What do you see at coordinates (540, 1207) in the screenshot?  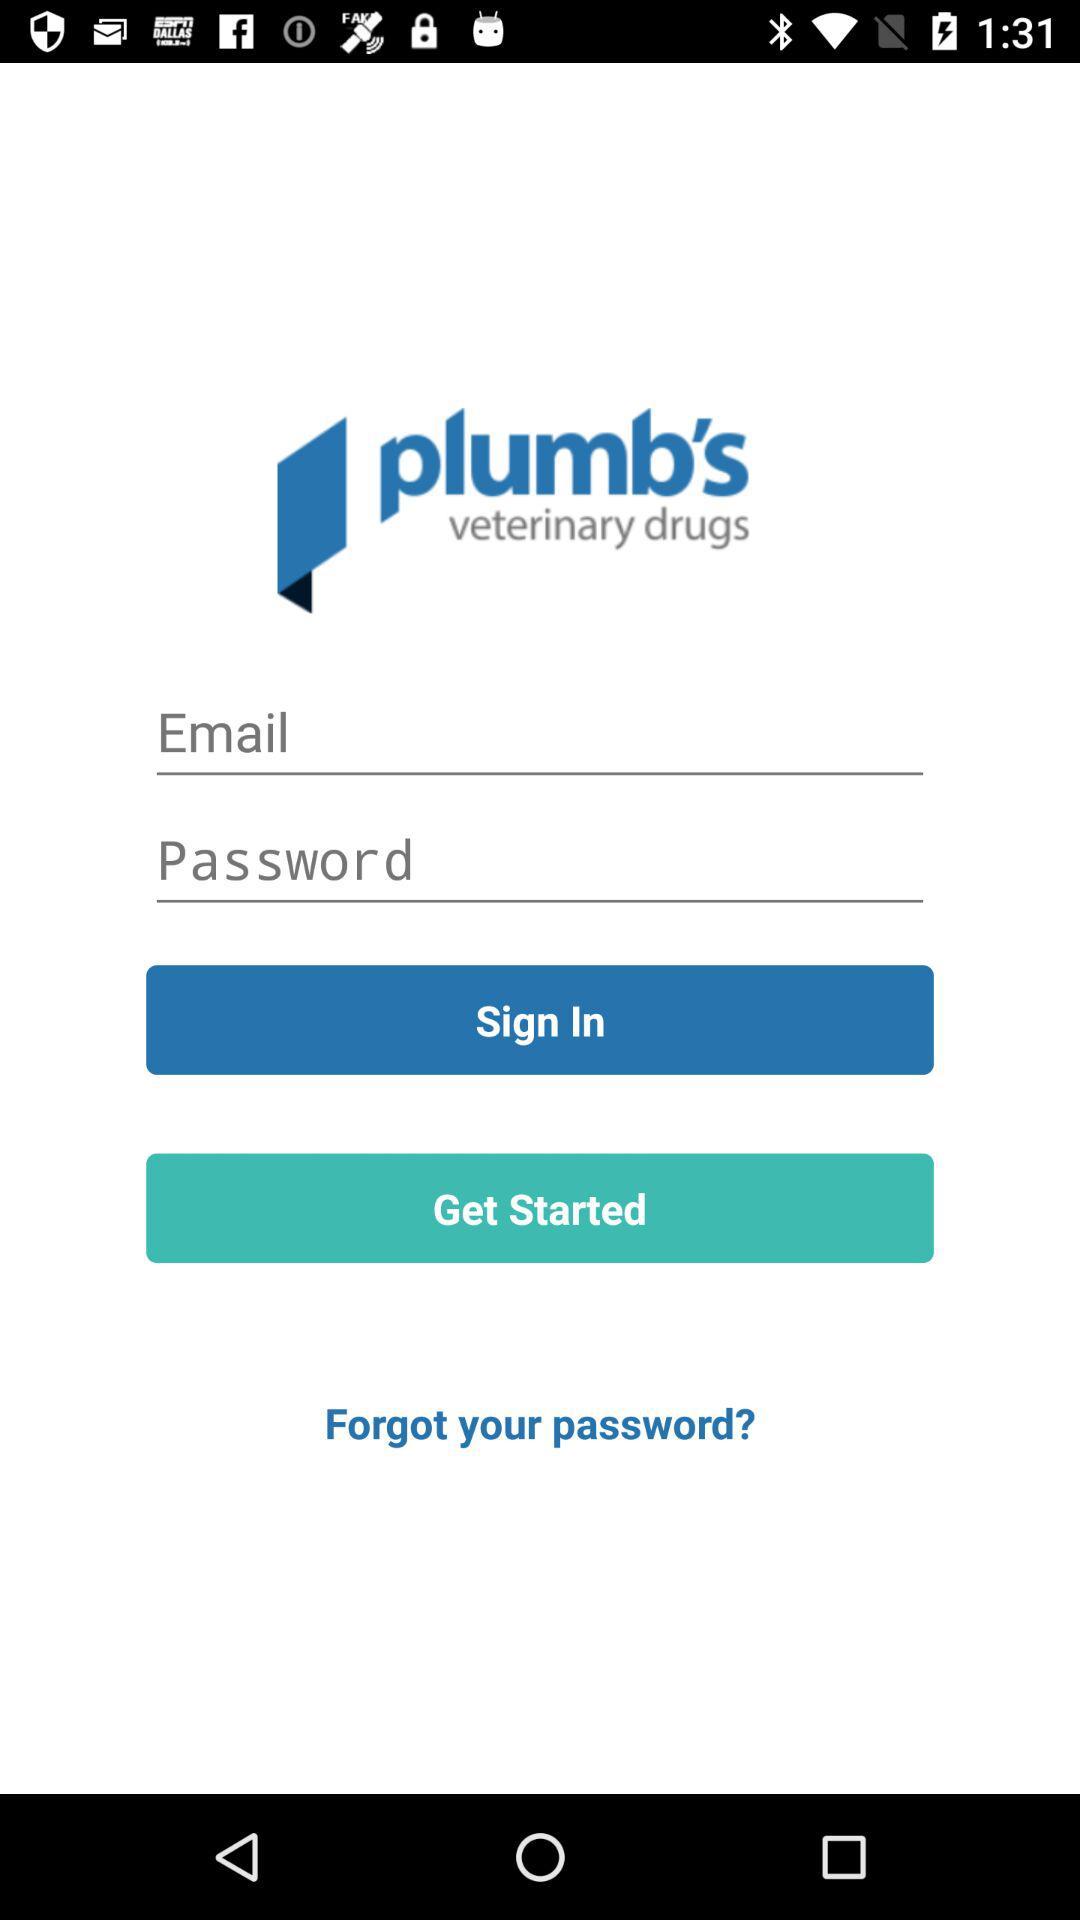 I see `the icon above the forgot your password? item` at bounding box center [540, 1207].